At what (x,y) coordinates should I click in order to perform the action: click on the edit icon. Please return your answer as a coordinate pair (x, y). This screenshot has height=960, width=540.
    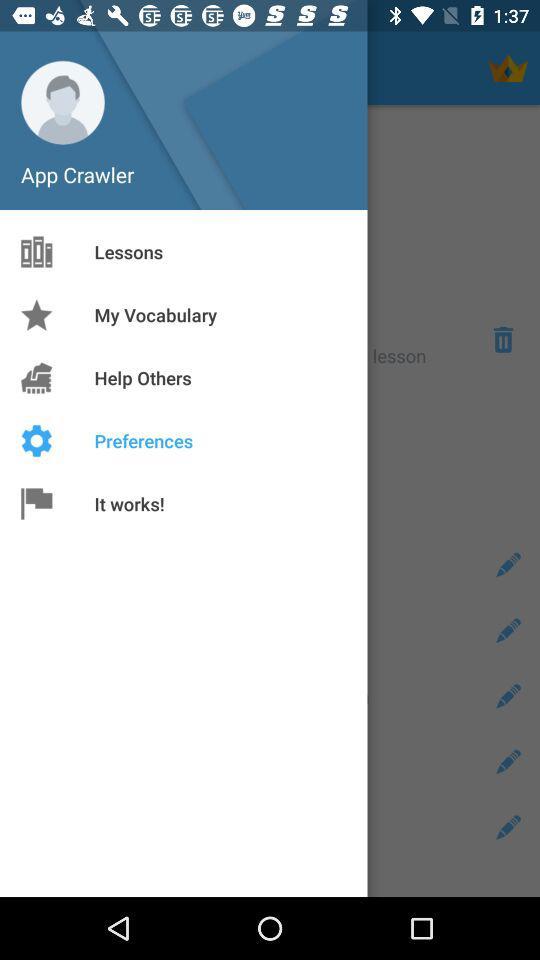
    Looking at the image, I should click on (508, 629).